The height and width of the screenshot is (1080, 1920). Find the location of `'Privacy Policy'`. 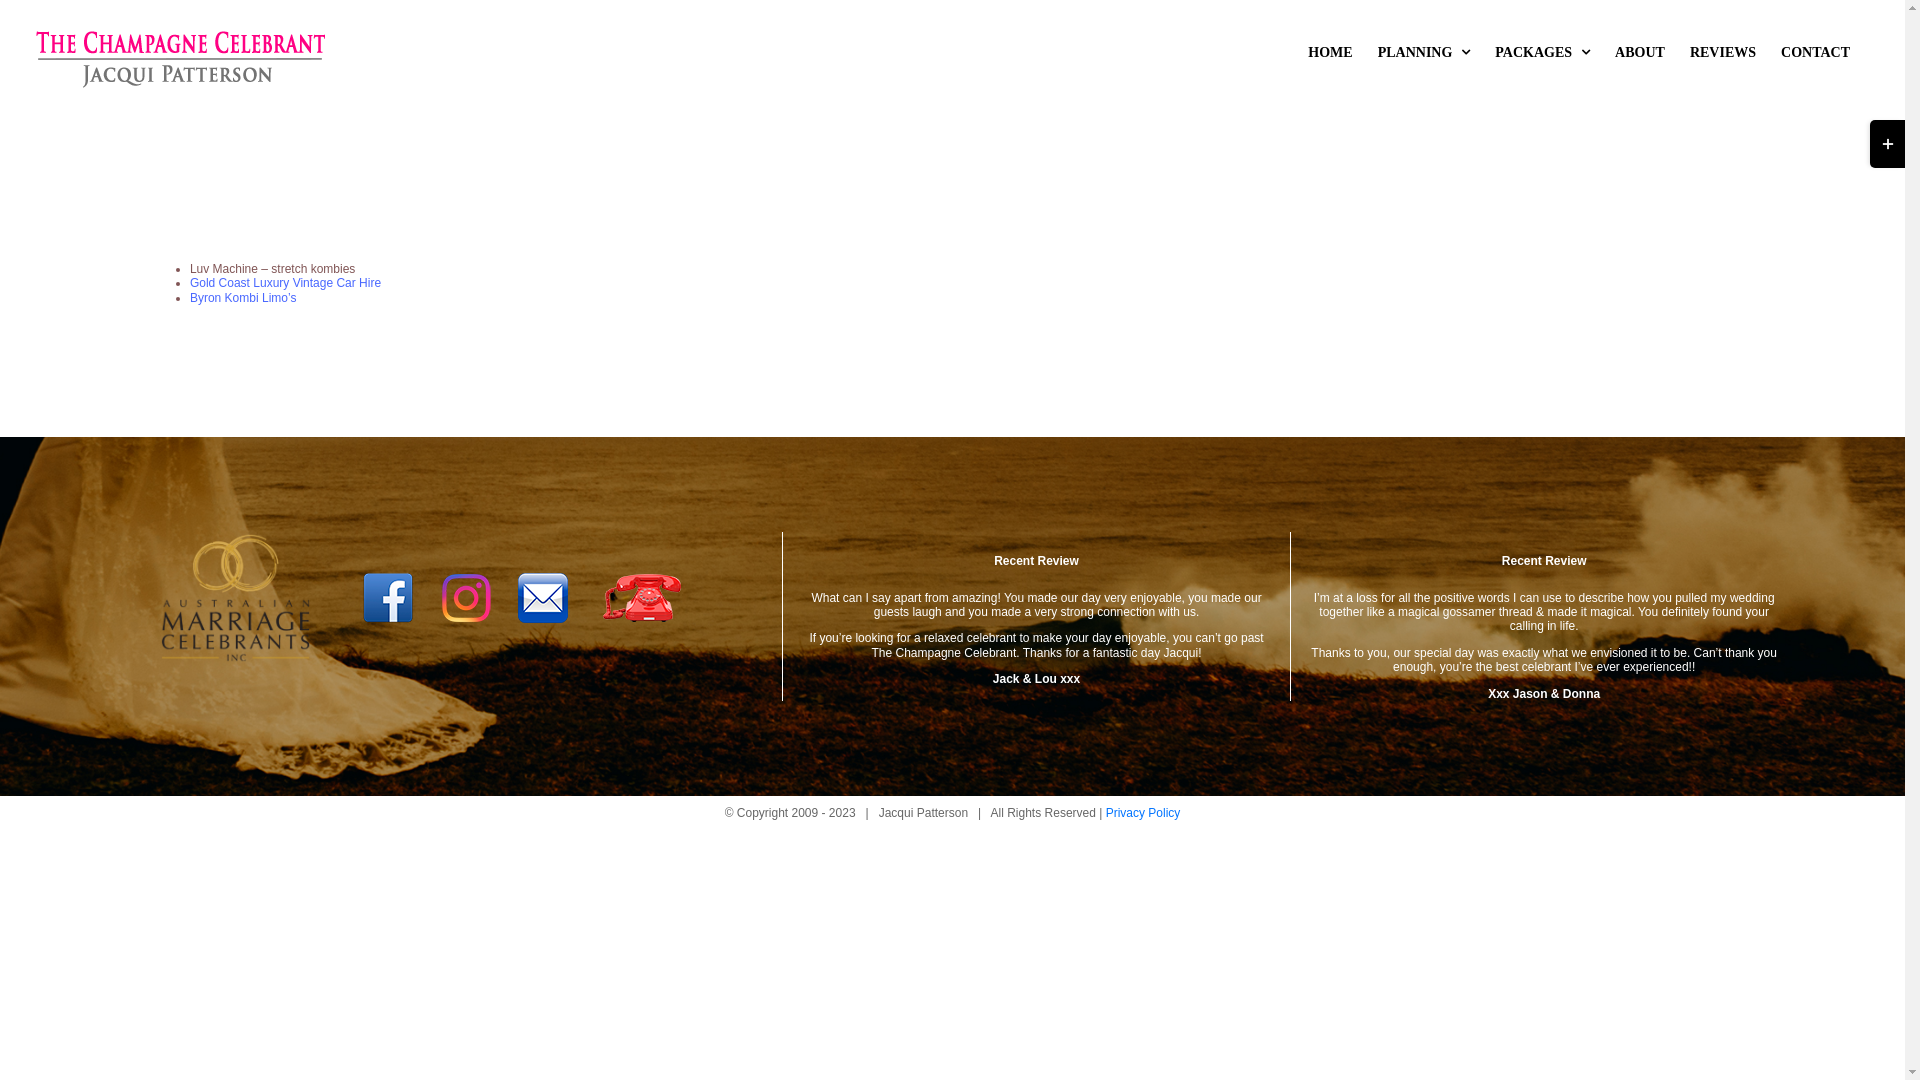

'Privacy Policy' is located at coordinates (1143, 813).